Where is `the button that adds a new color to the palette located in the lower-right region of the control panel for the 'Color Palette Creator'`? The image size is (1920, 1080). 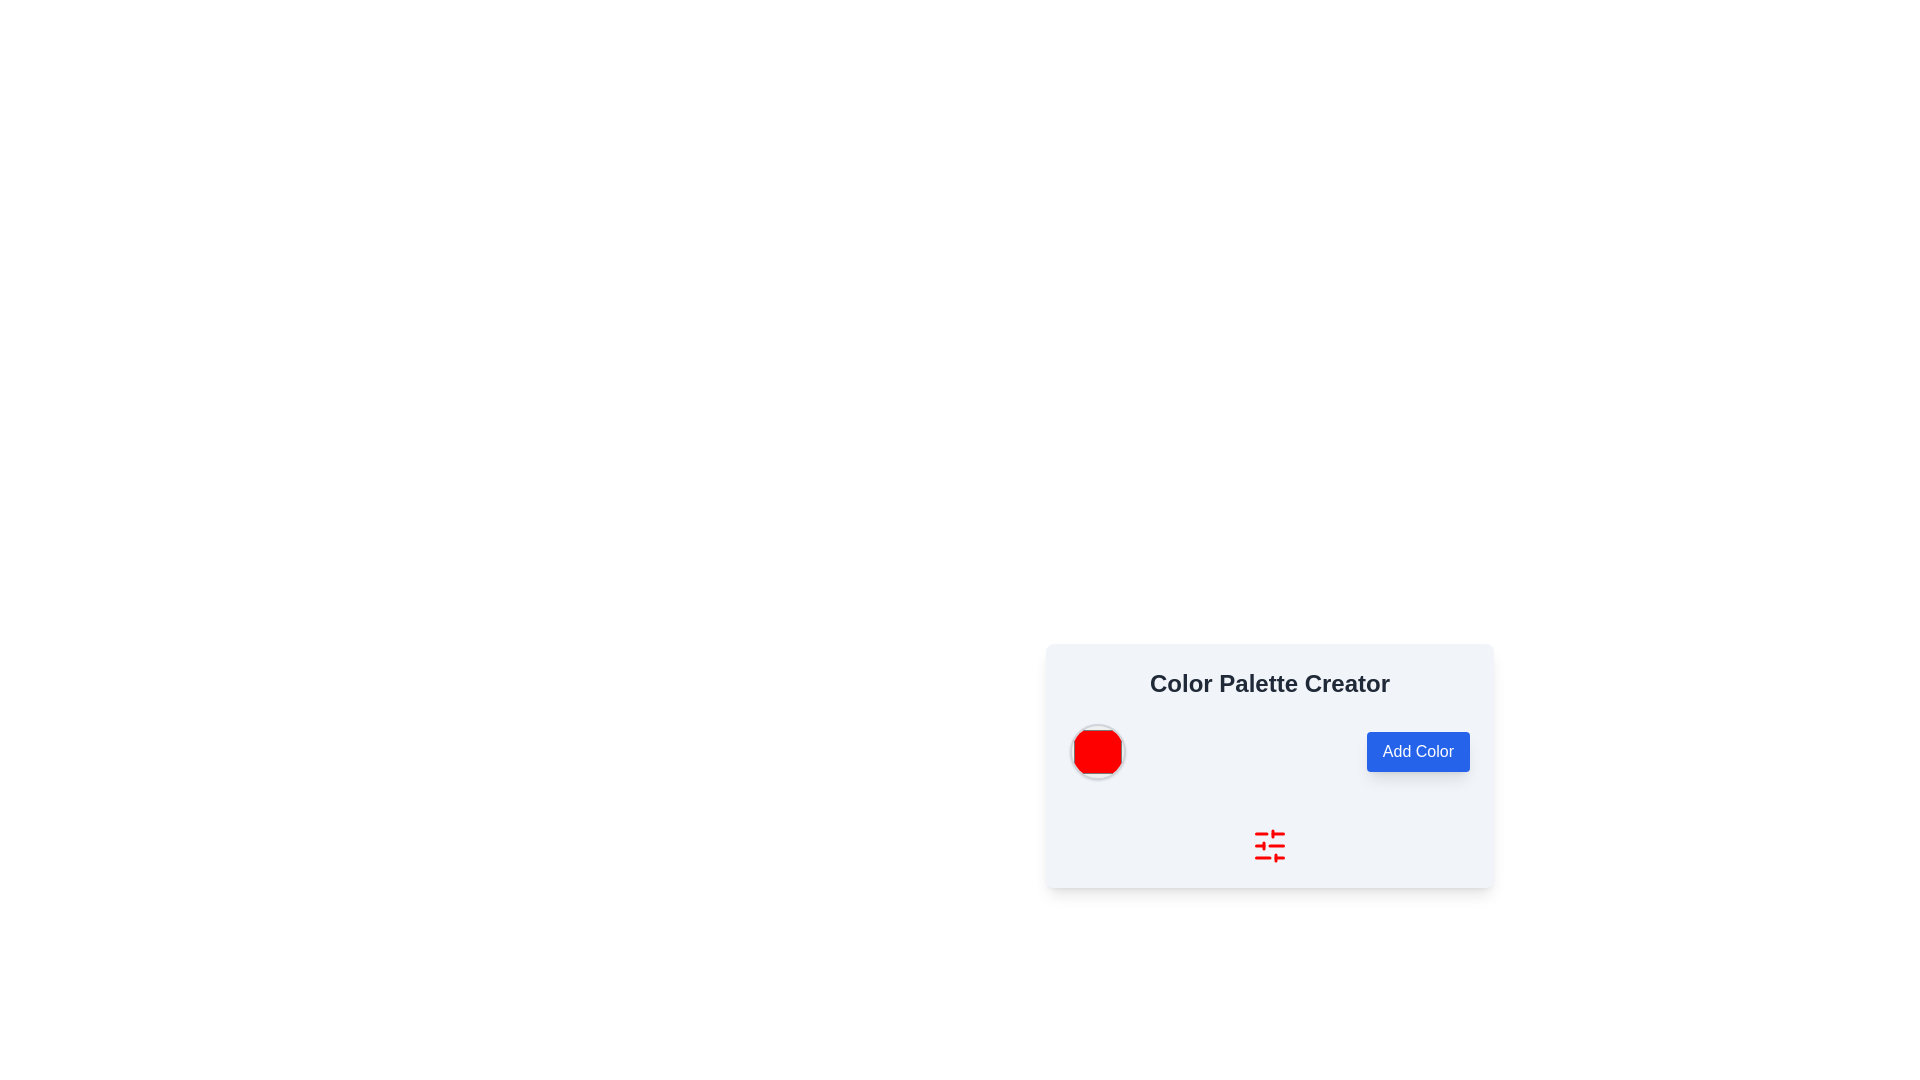
the button that adds a new color to the palette located in the lower-right region of the control panel for the 'Color Palette Creator' is located at coordinates (1417, 752).